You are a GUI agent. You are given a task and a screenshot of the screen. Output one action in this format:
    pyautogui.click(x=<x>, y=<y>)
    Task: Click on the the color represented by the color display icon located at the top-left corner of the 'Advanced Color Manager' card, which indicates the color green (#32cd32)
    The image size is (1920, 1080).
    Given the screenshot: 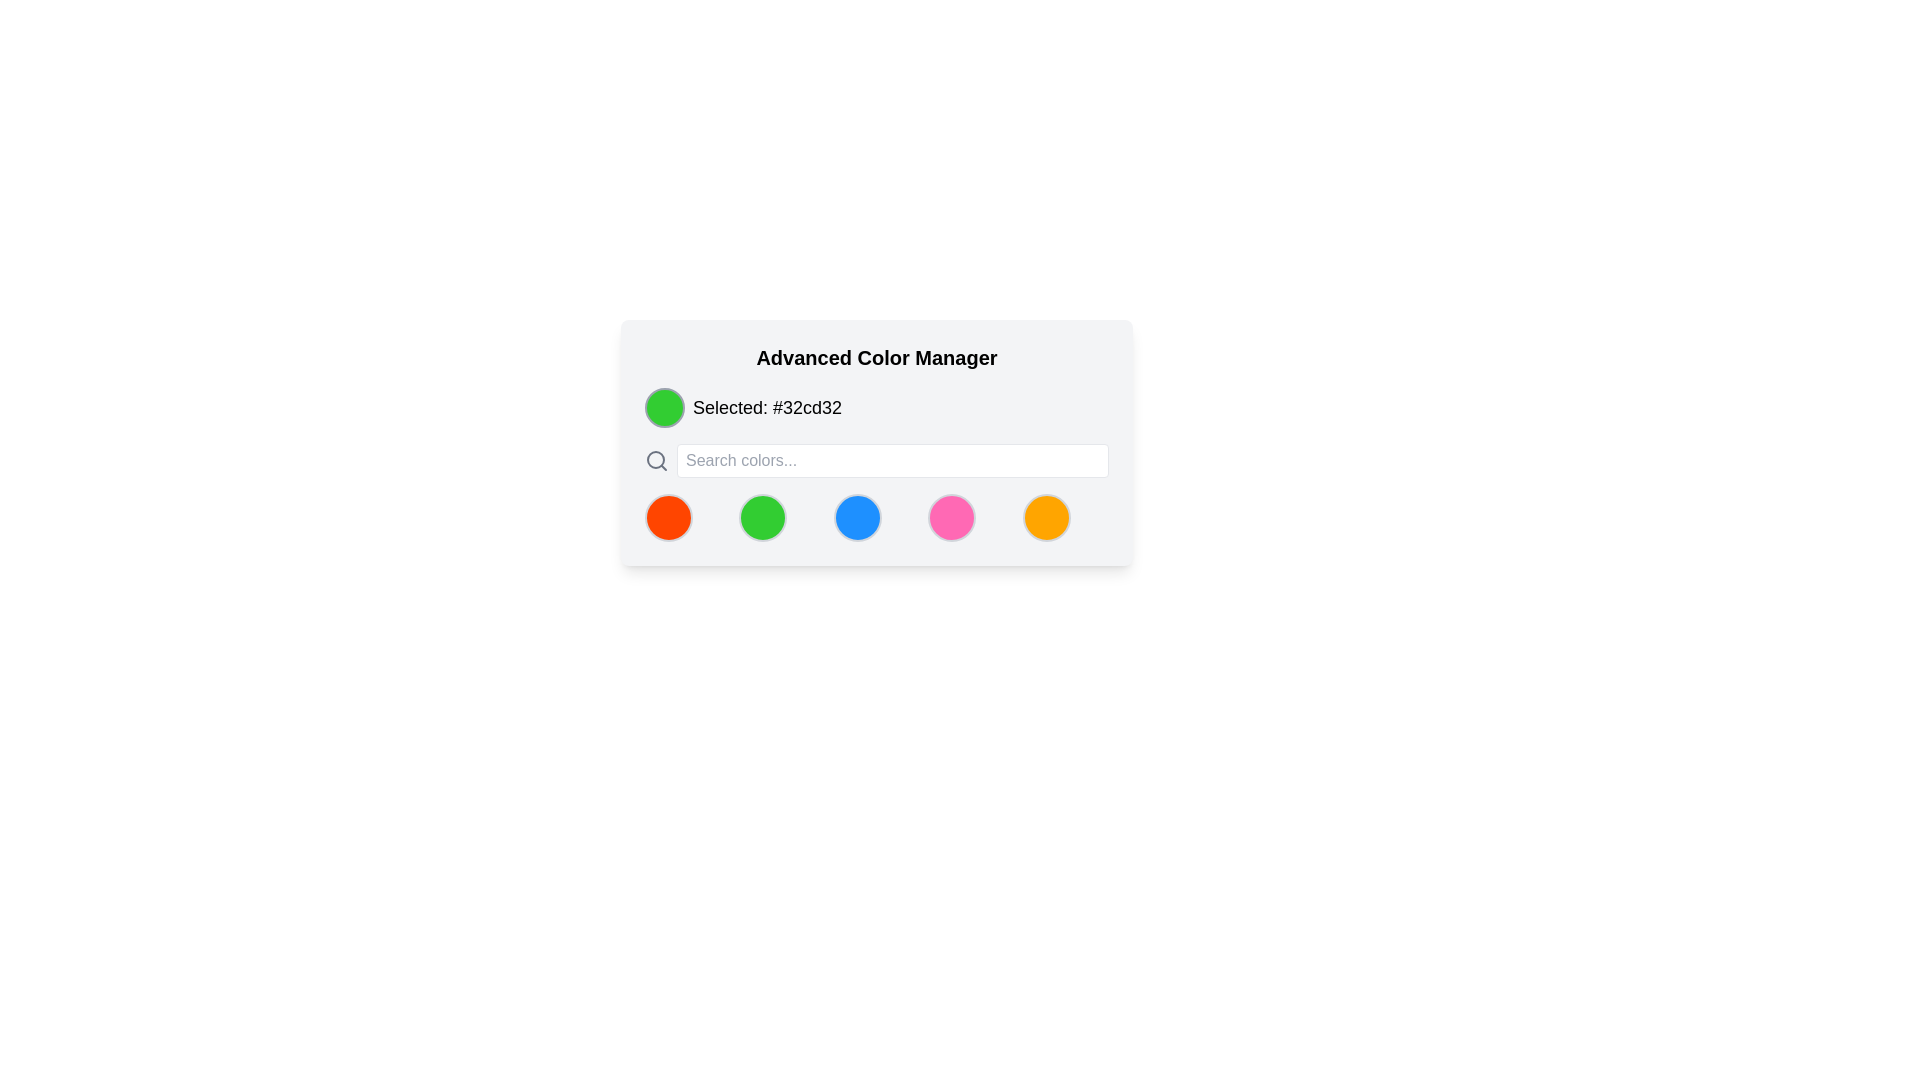 What is the action you would take?
    pyautogui.click(x=665, y=407)
    